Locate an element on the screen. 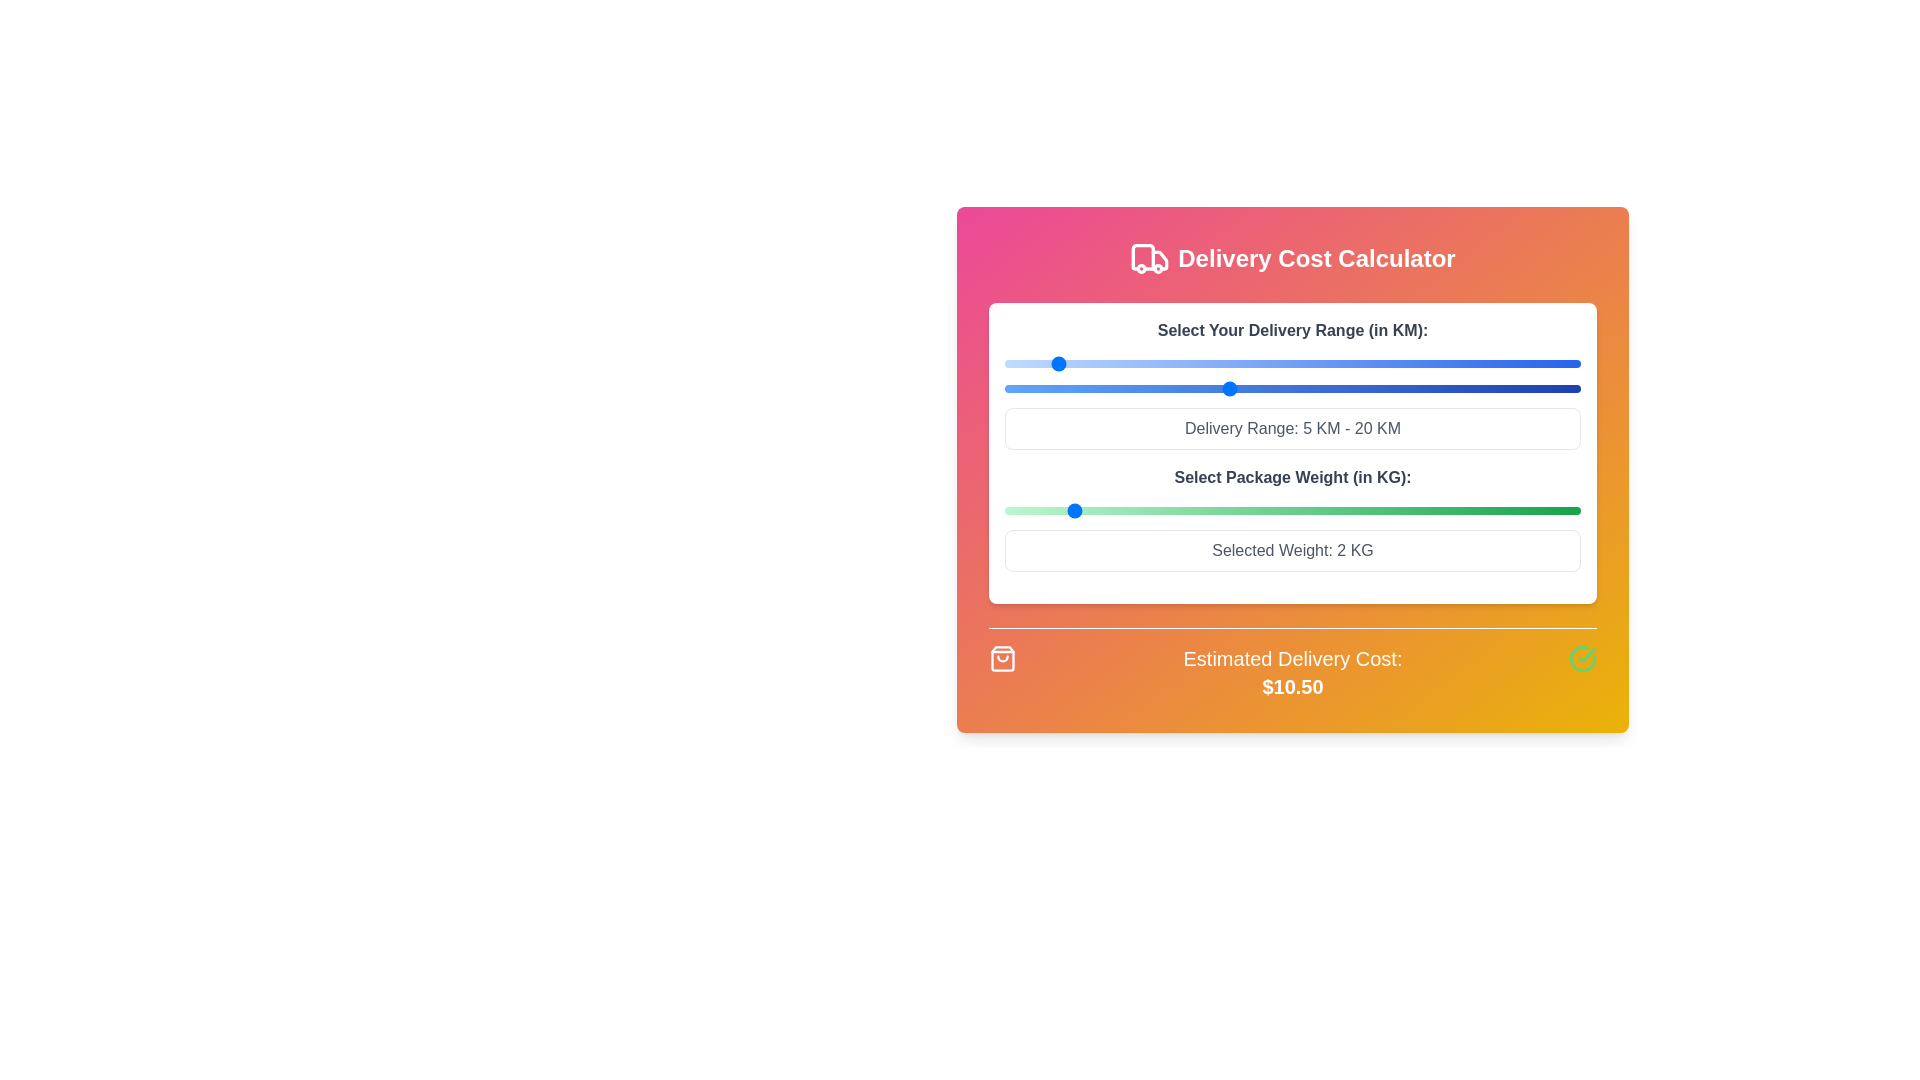  the shopping or delivery icon located on the left side of the section, which is positioned before the text 'Estimated Delivery Cost: $10.50' is located at coordinates (1003, 659).